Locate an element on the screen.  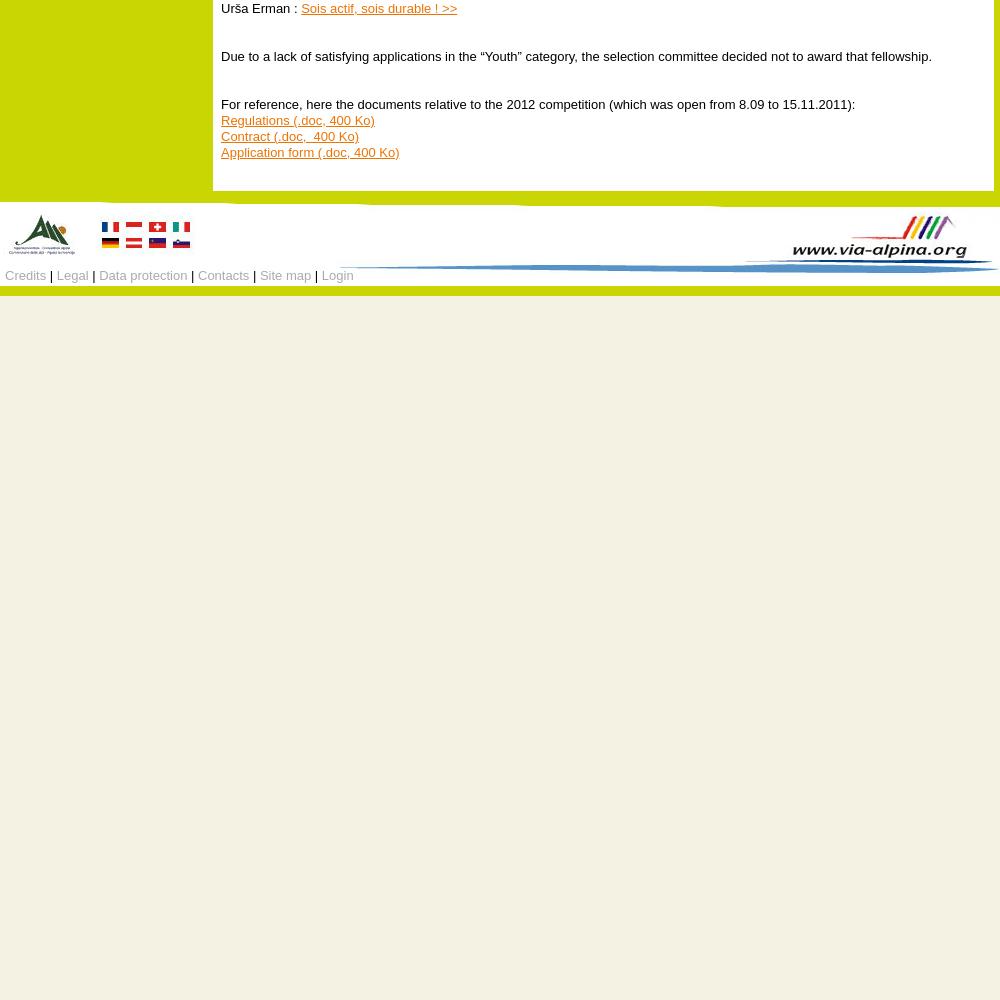
'Contract (.doc,  400 Ko)' is located at coordinates (290, 135).